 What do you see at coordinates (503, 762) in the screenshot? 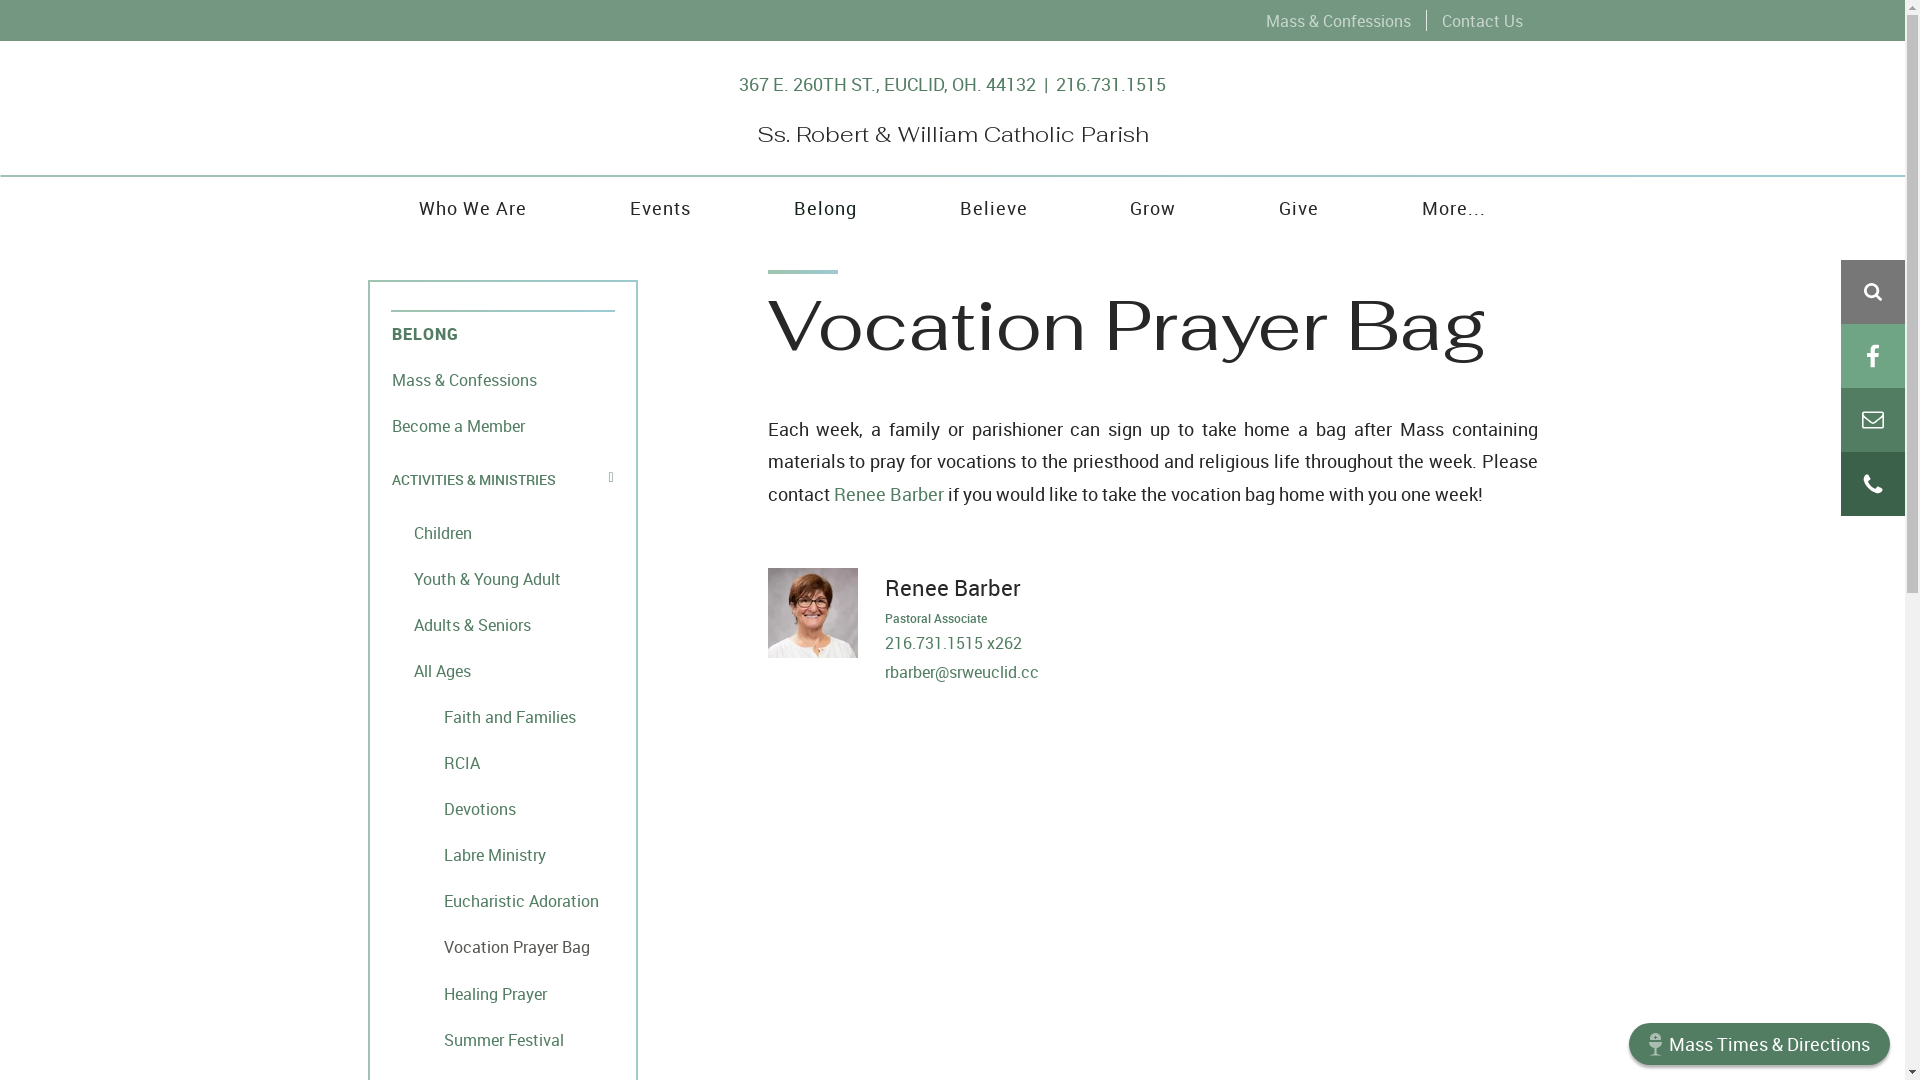
I see `'RCIA'` at bounding box center [503, 762].